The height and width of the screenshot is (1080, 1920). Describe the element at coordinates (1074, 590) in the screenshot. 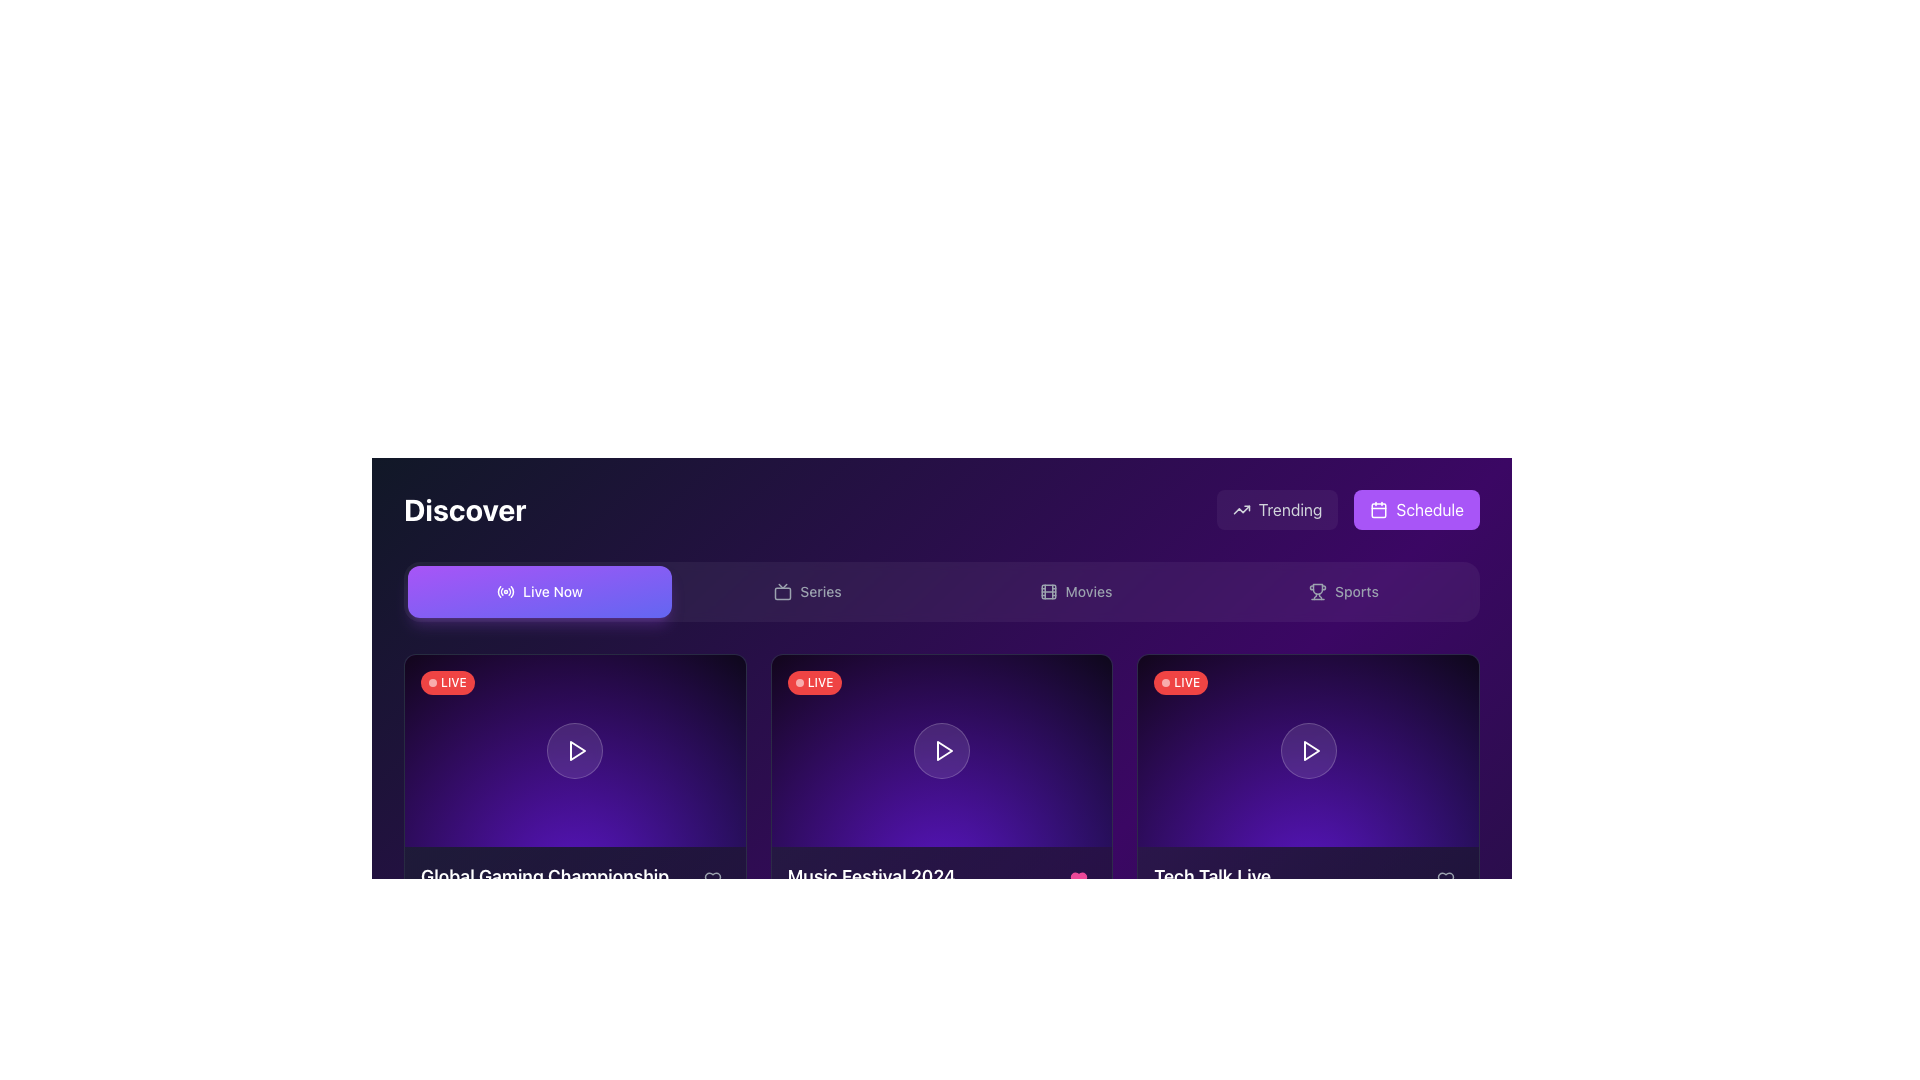

I see `the 'Movies' tab in the navigation bar` at that location.